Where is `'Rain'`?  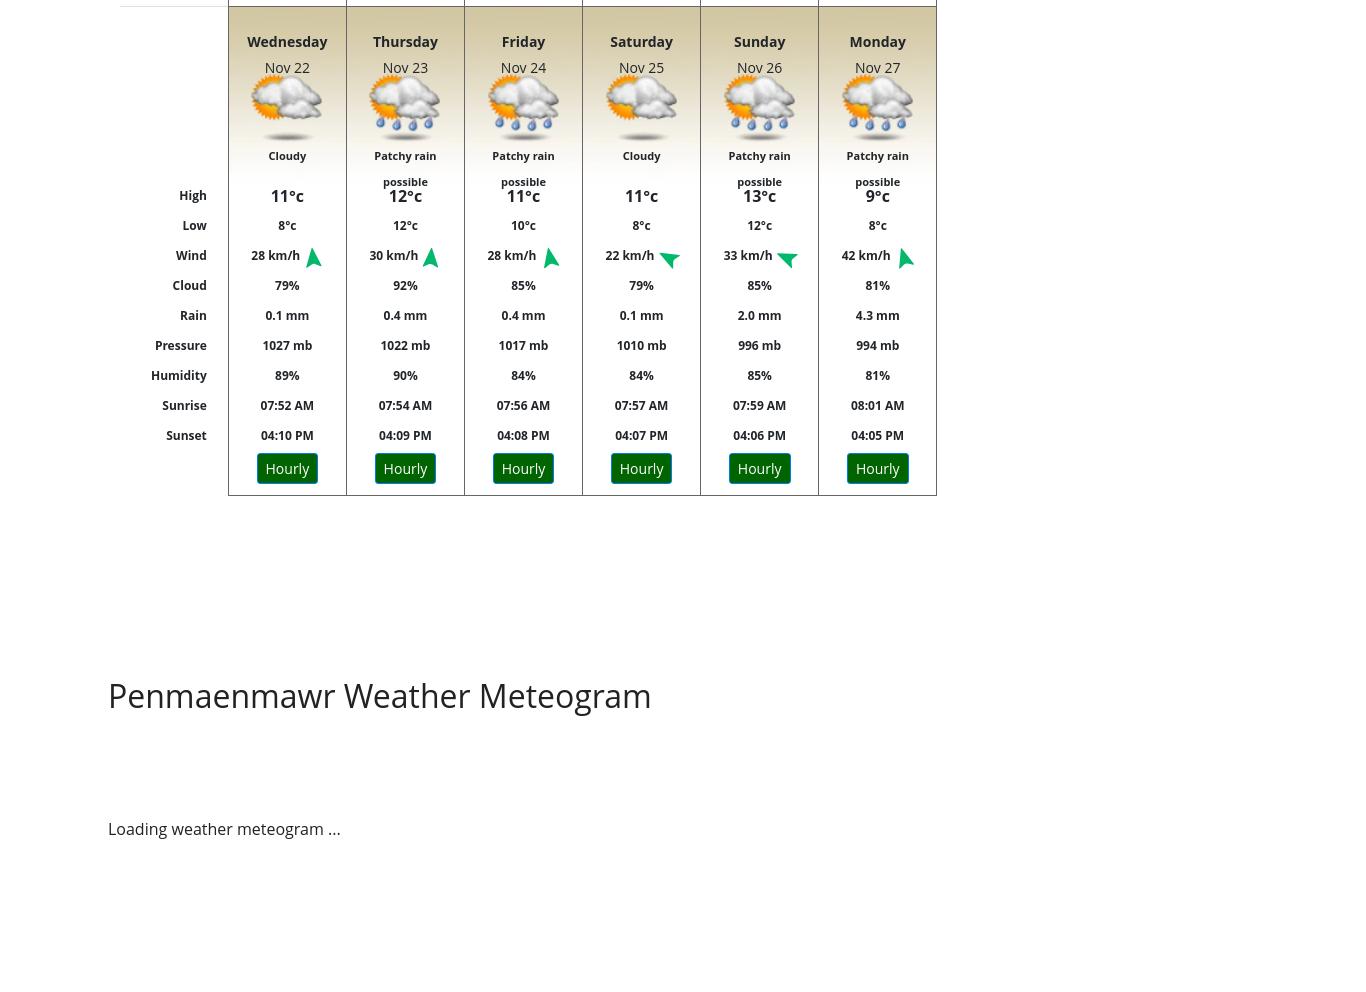 'Rain' is located at coordinates (192, 315).